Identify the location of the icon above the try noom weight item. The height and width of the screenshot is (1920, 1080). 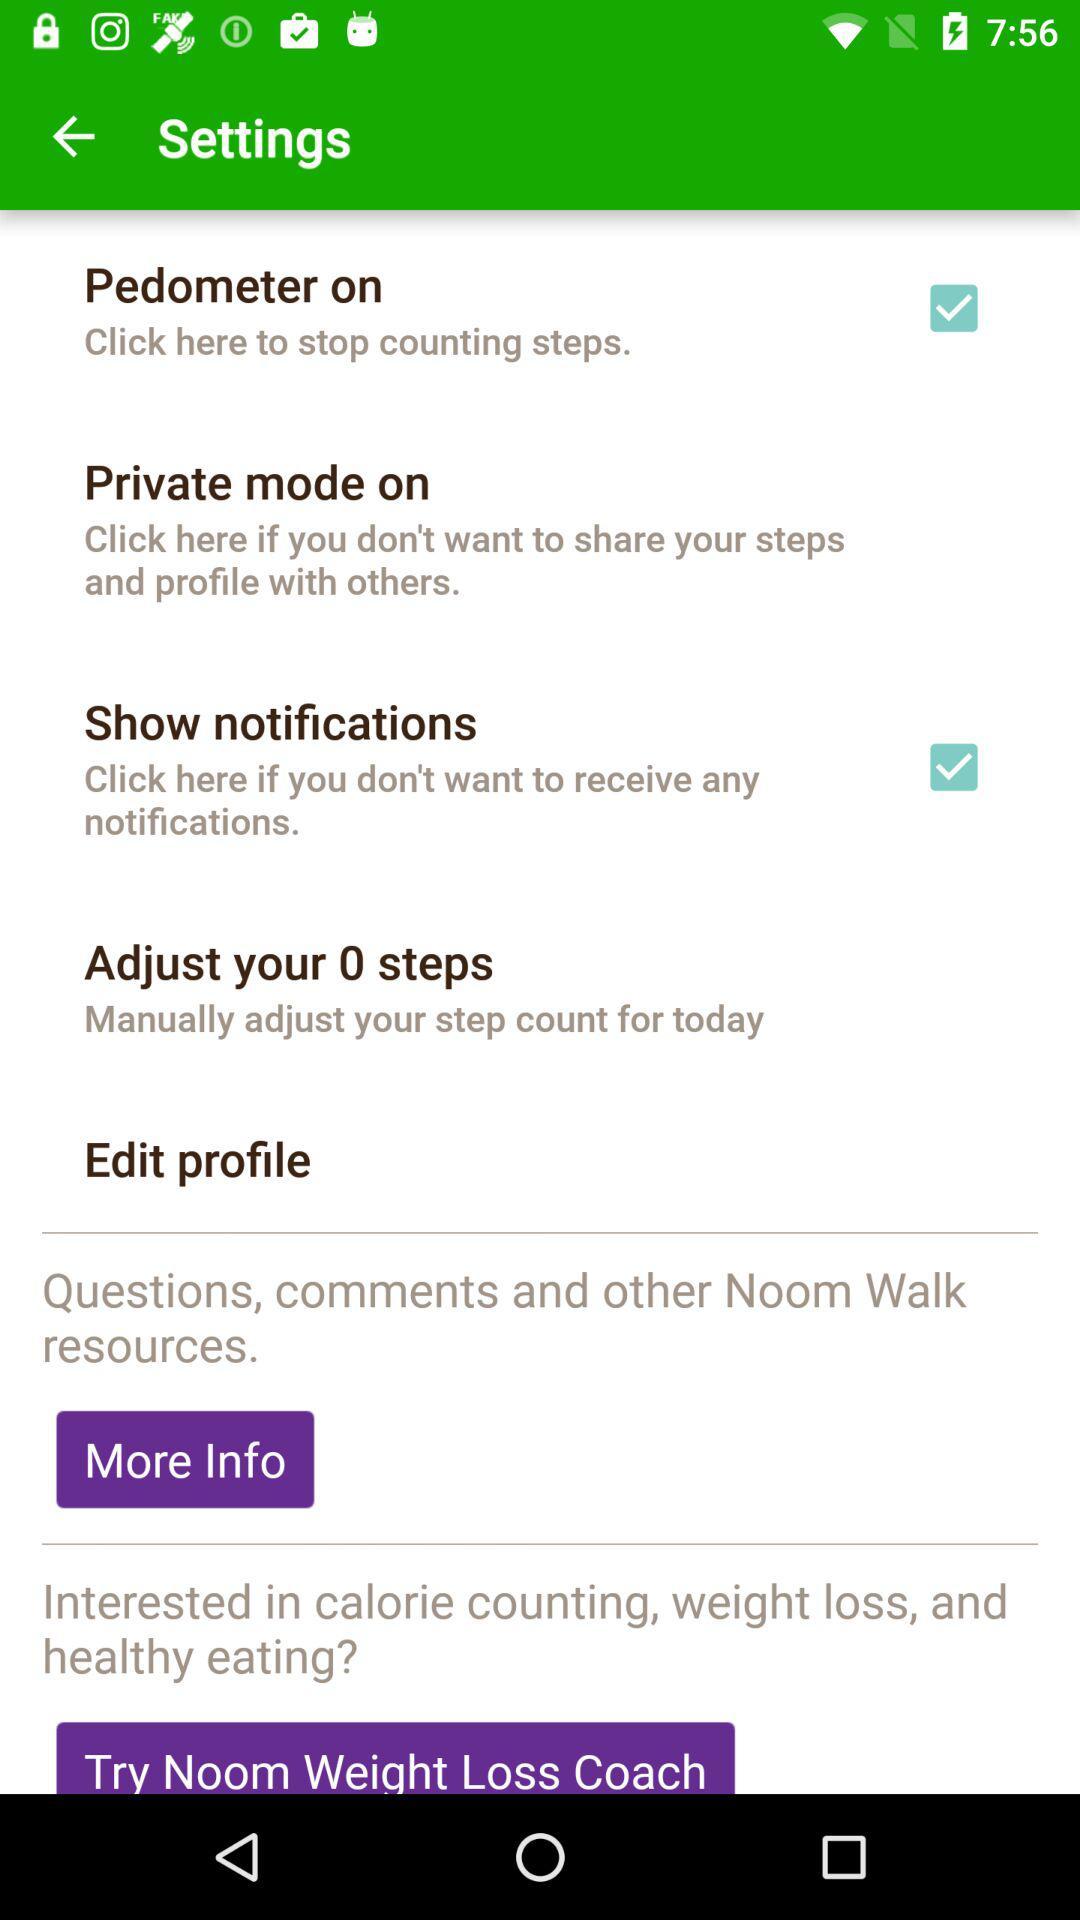
(540, 1627).